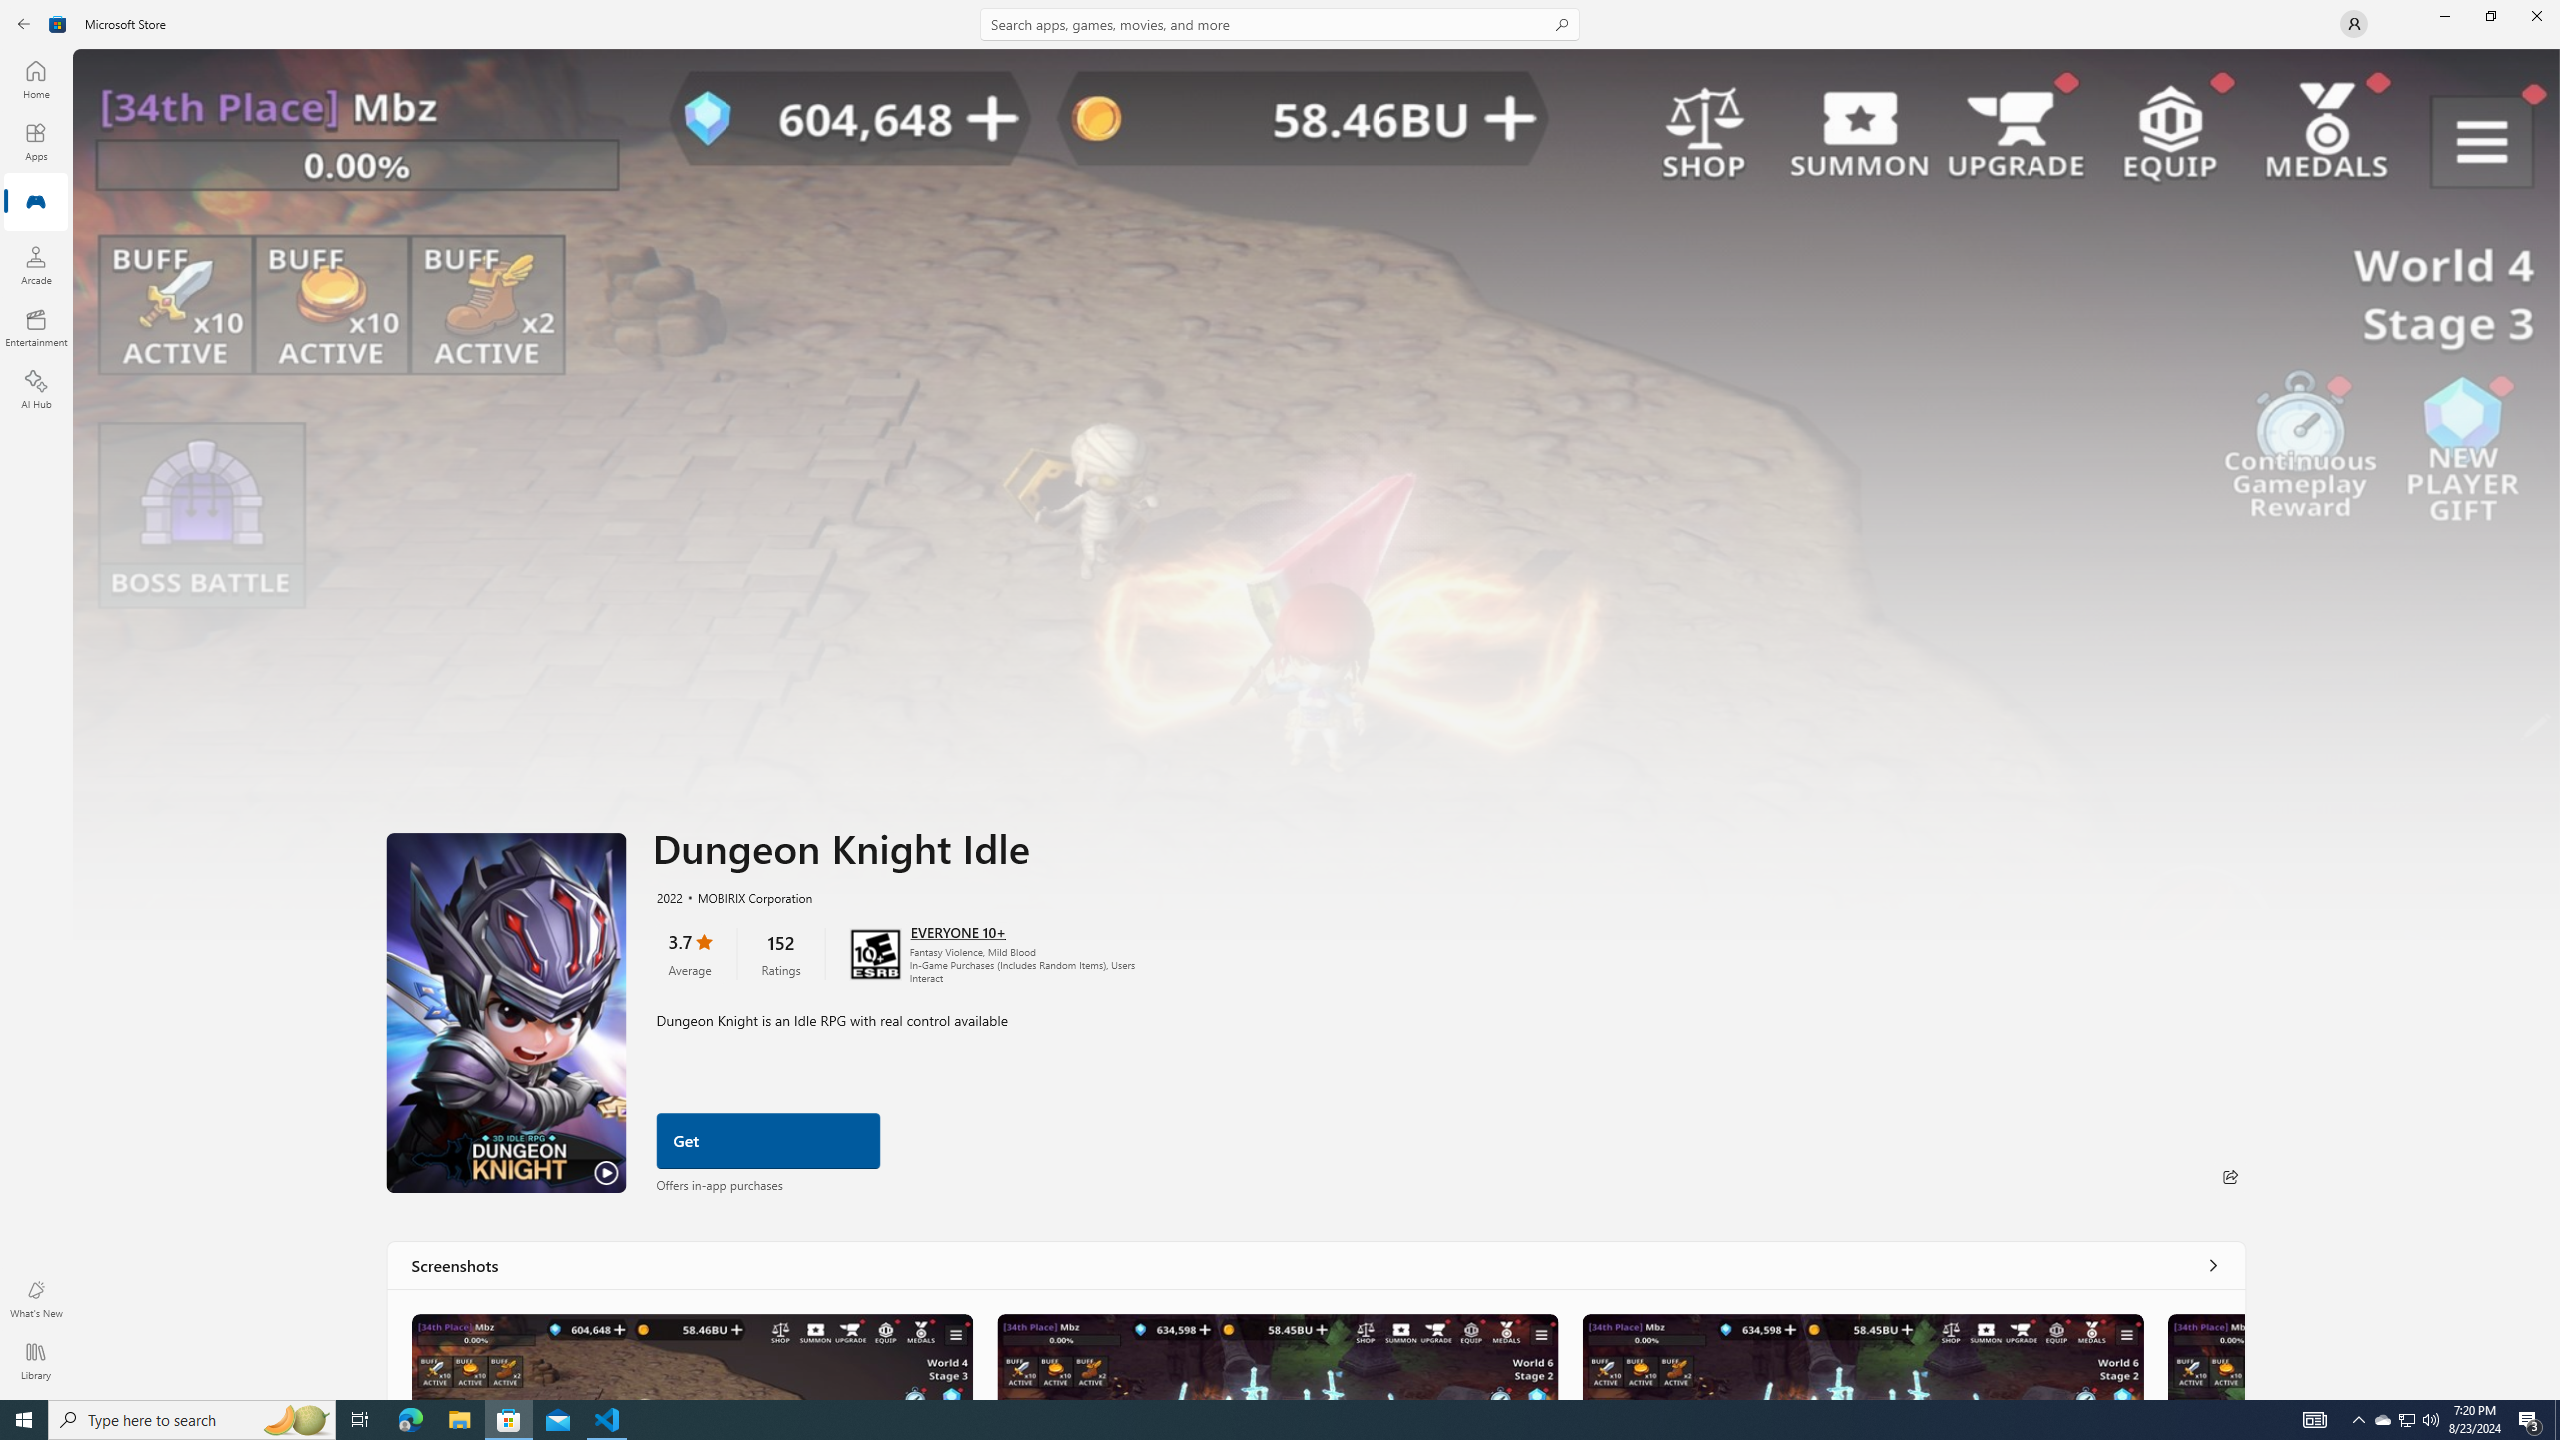 This screenshot has width=2560, height=1440. I want to click on 'See all', so click(2213, 1264).